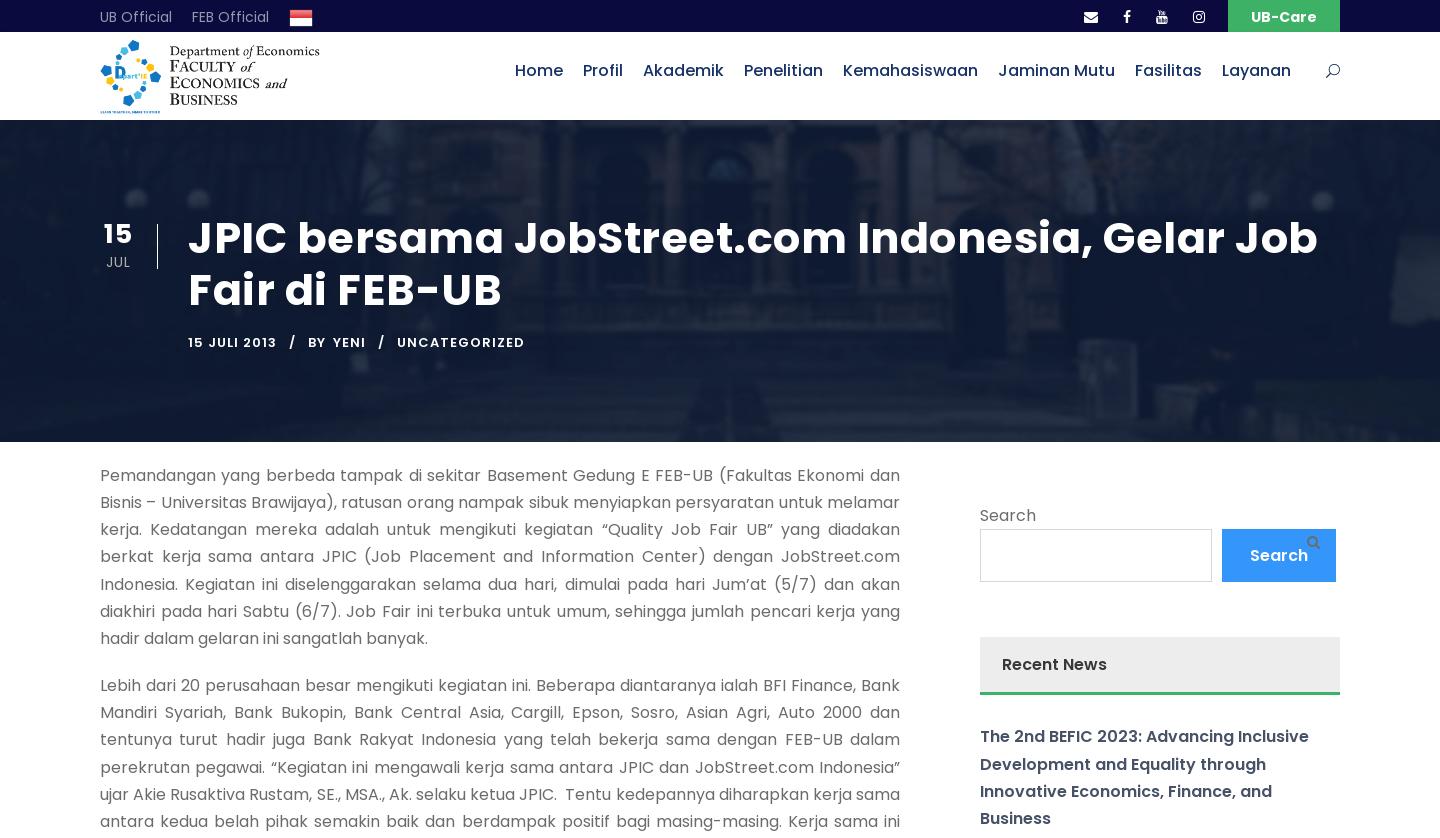  I want to click on 'JPIC bersama JobStreet.com Indonesia, Gelar Job Fair di FEB-UB', so click(751, 262).